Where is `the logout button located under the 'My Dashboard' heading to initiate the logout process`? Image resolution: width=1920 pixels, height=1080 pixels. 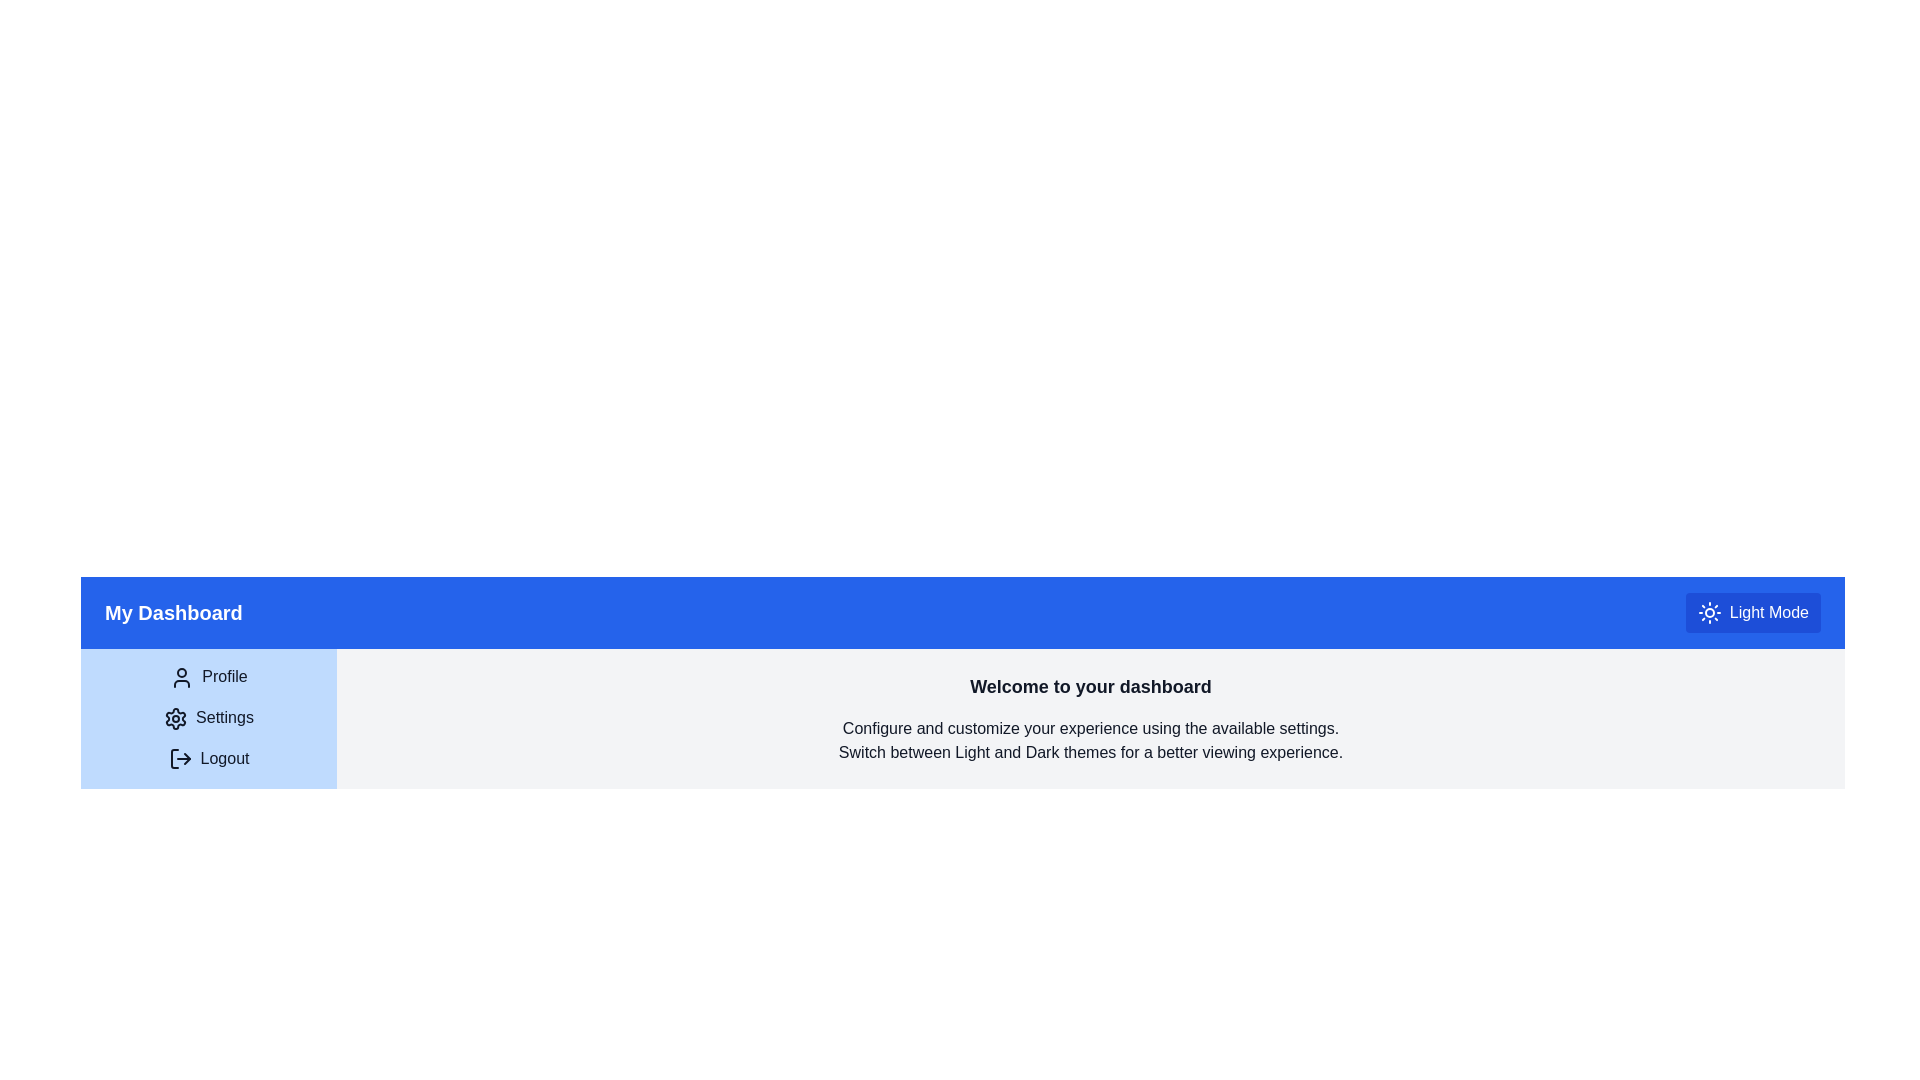 the logout button located under the 'My Dashboard' heading to initiate the logout process is located at coordinates (209, 758).